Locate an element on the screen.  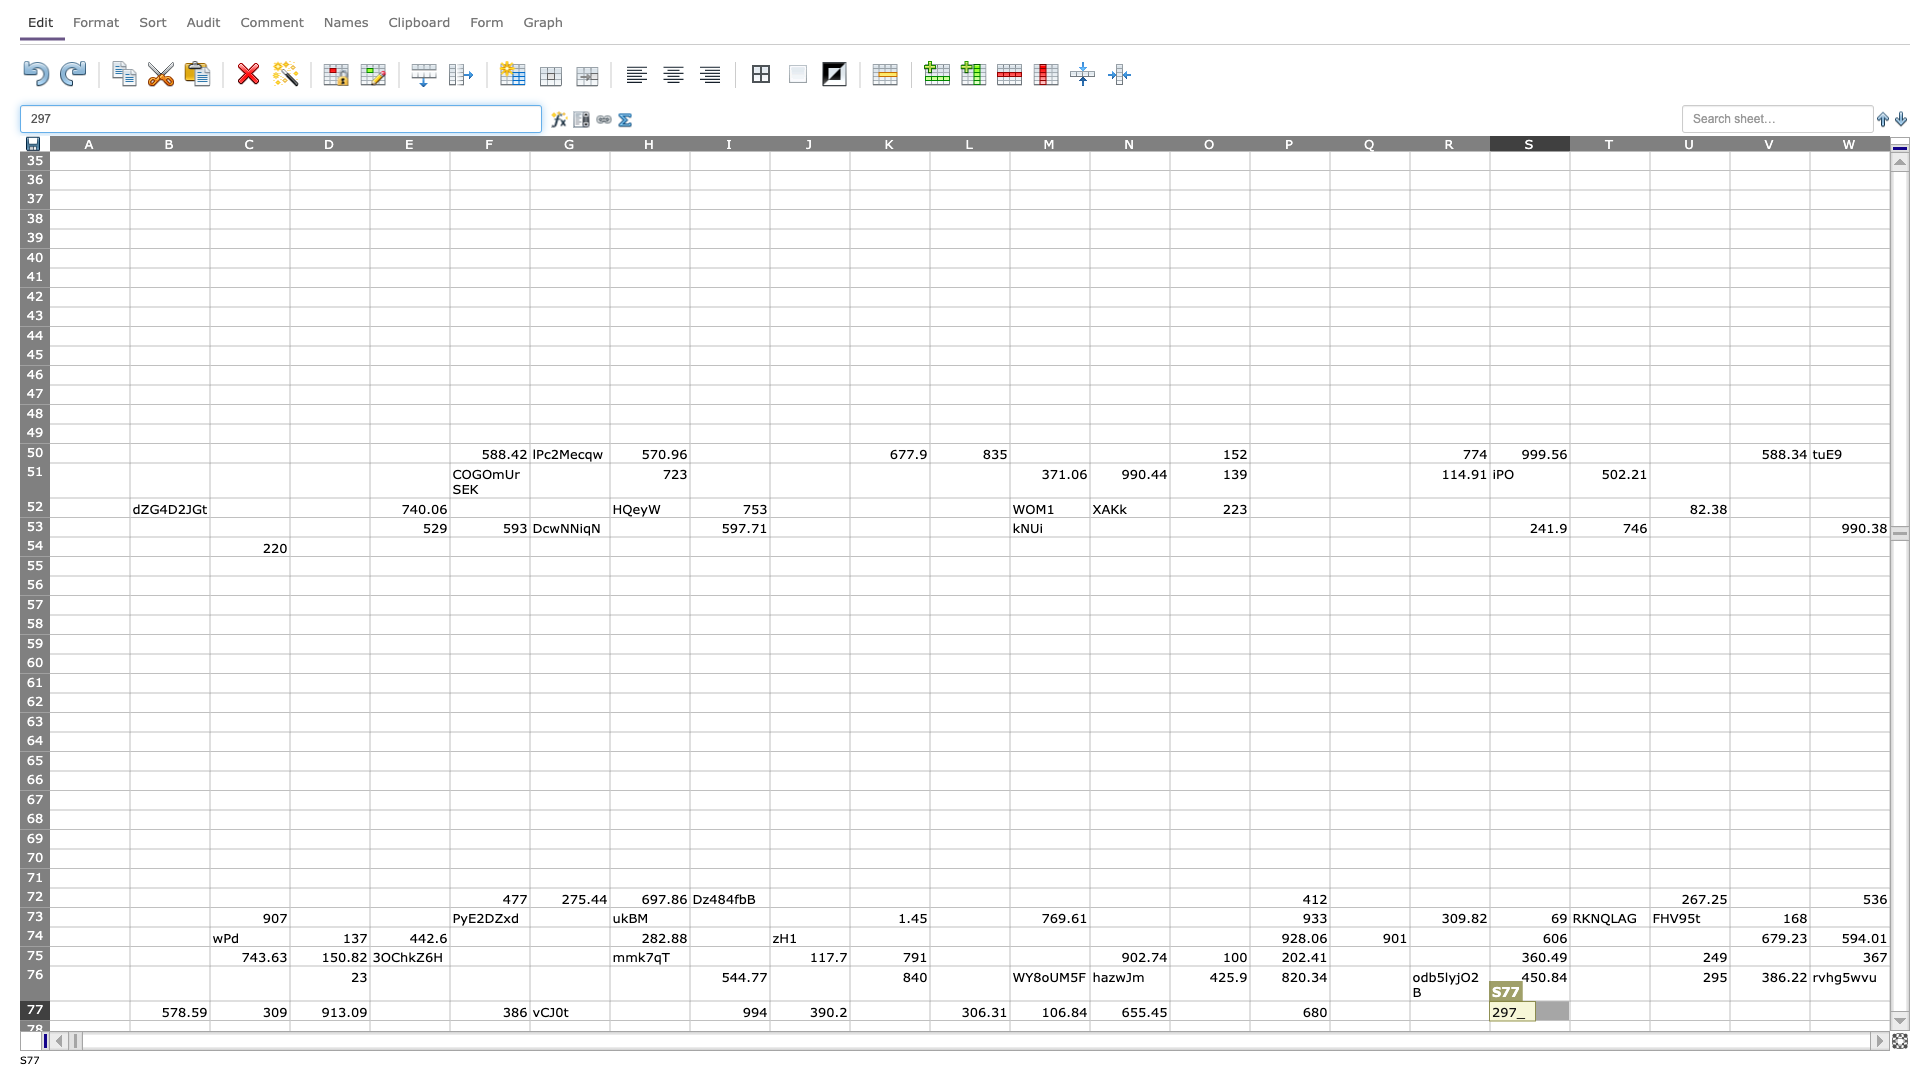
top left corner of T77 is located at coordinates (1568, 1001).